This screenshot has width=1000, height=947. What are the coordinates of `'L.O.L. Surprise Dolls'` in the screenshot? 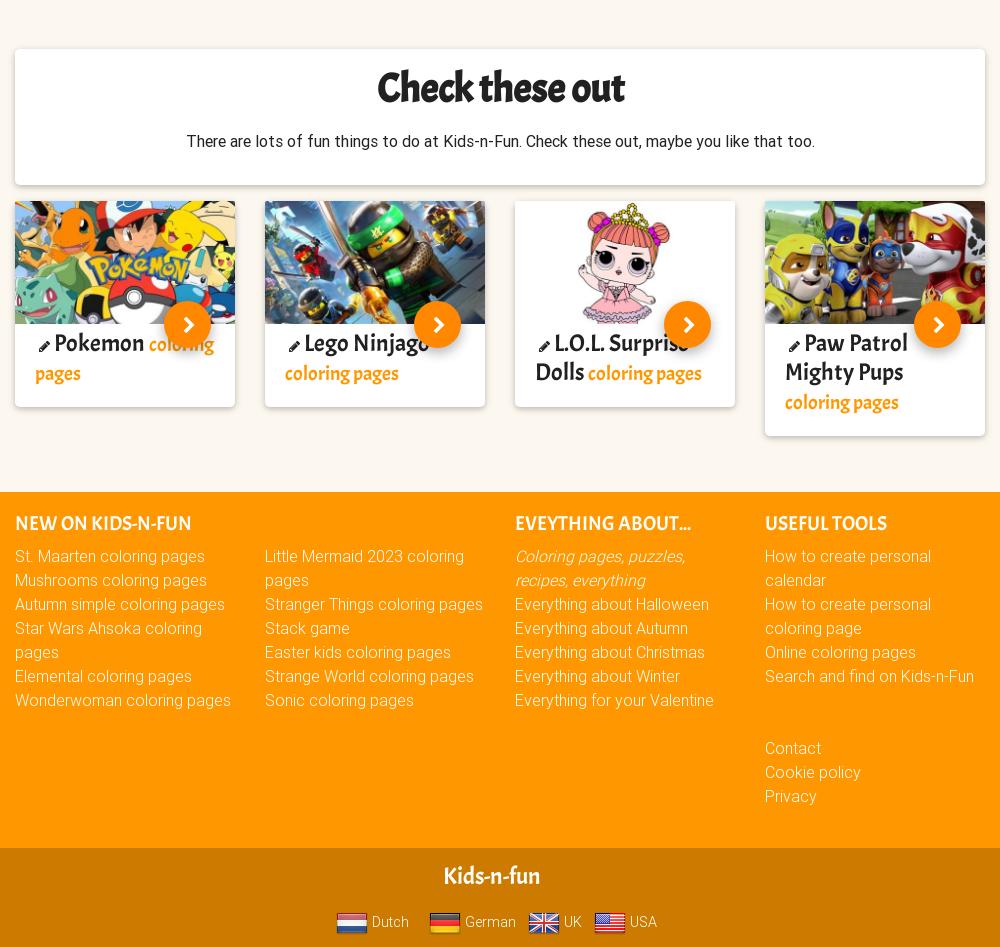 It's located at (611, 356).